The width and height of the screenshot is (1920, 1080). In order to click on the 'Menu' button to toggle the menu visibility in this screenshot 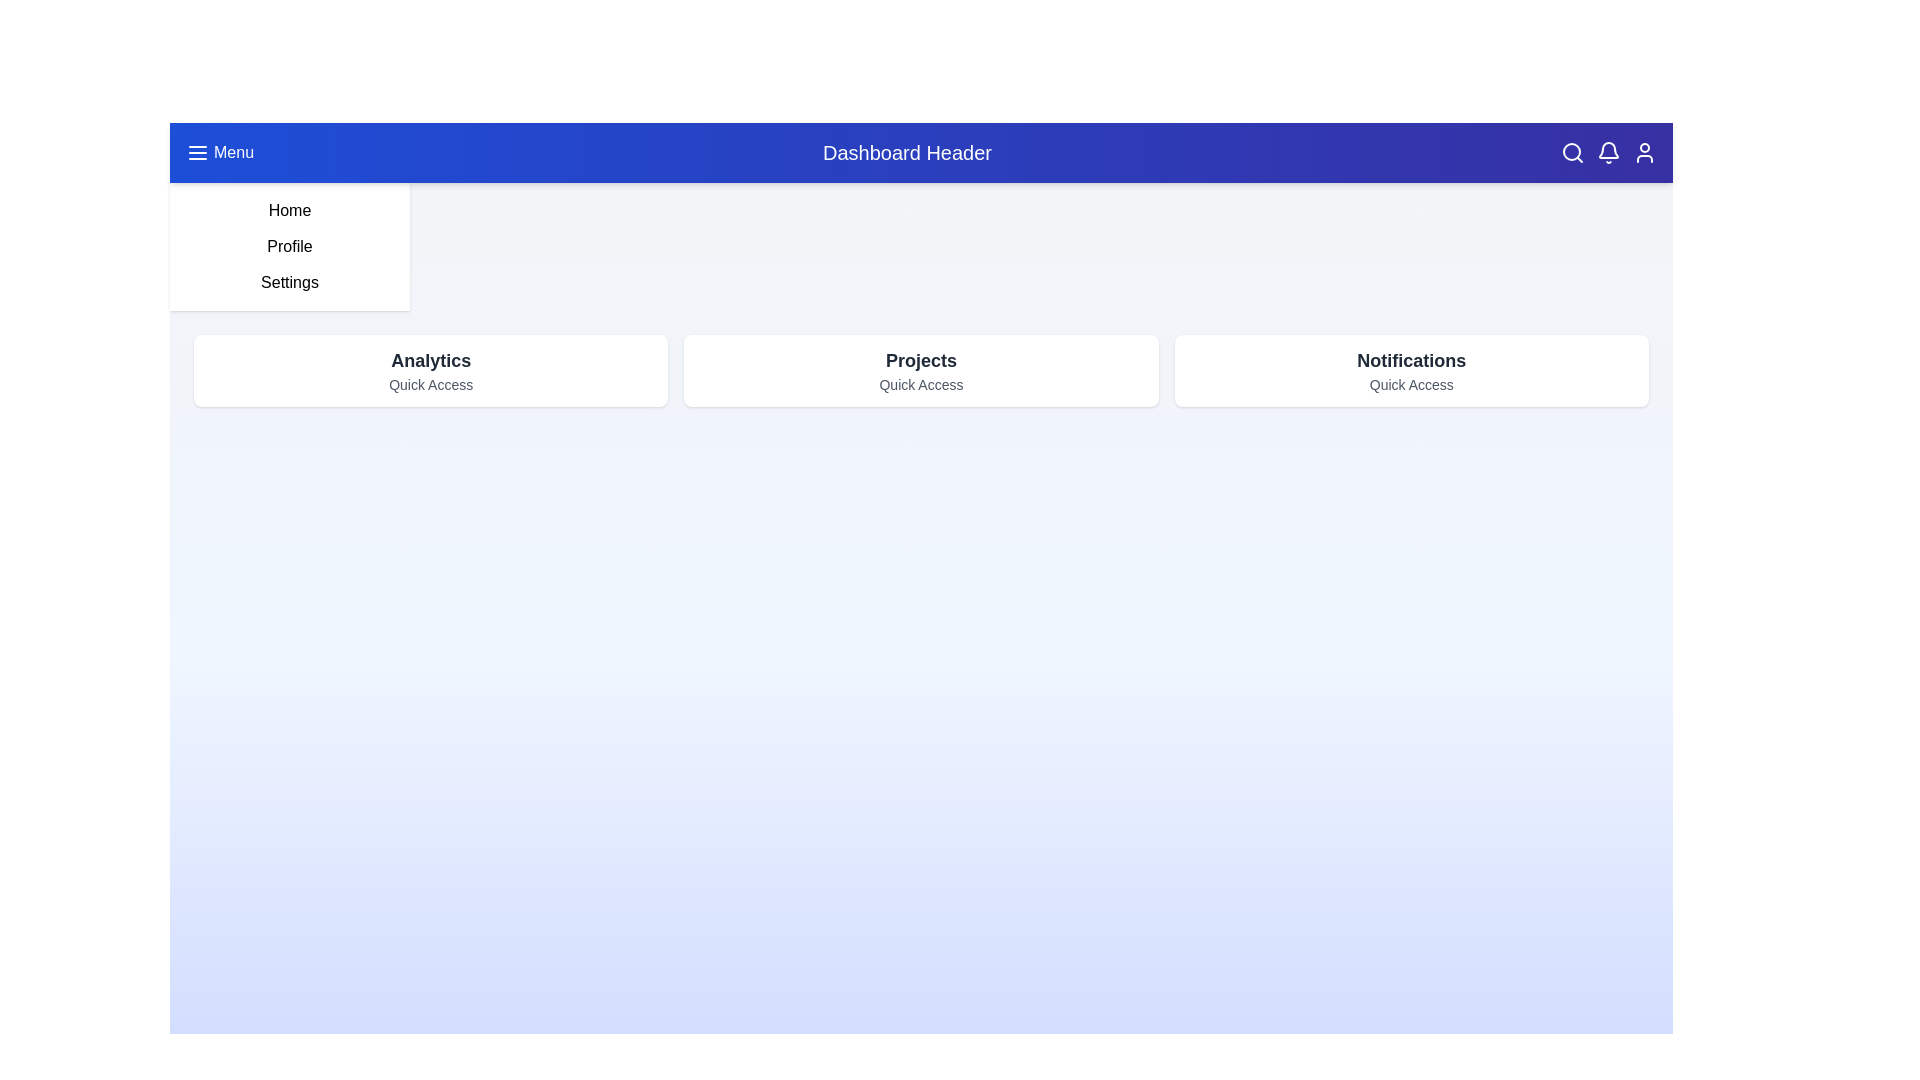, I will do `click(220, 152)`.